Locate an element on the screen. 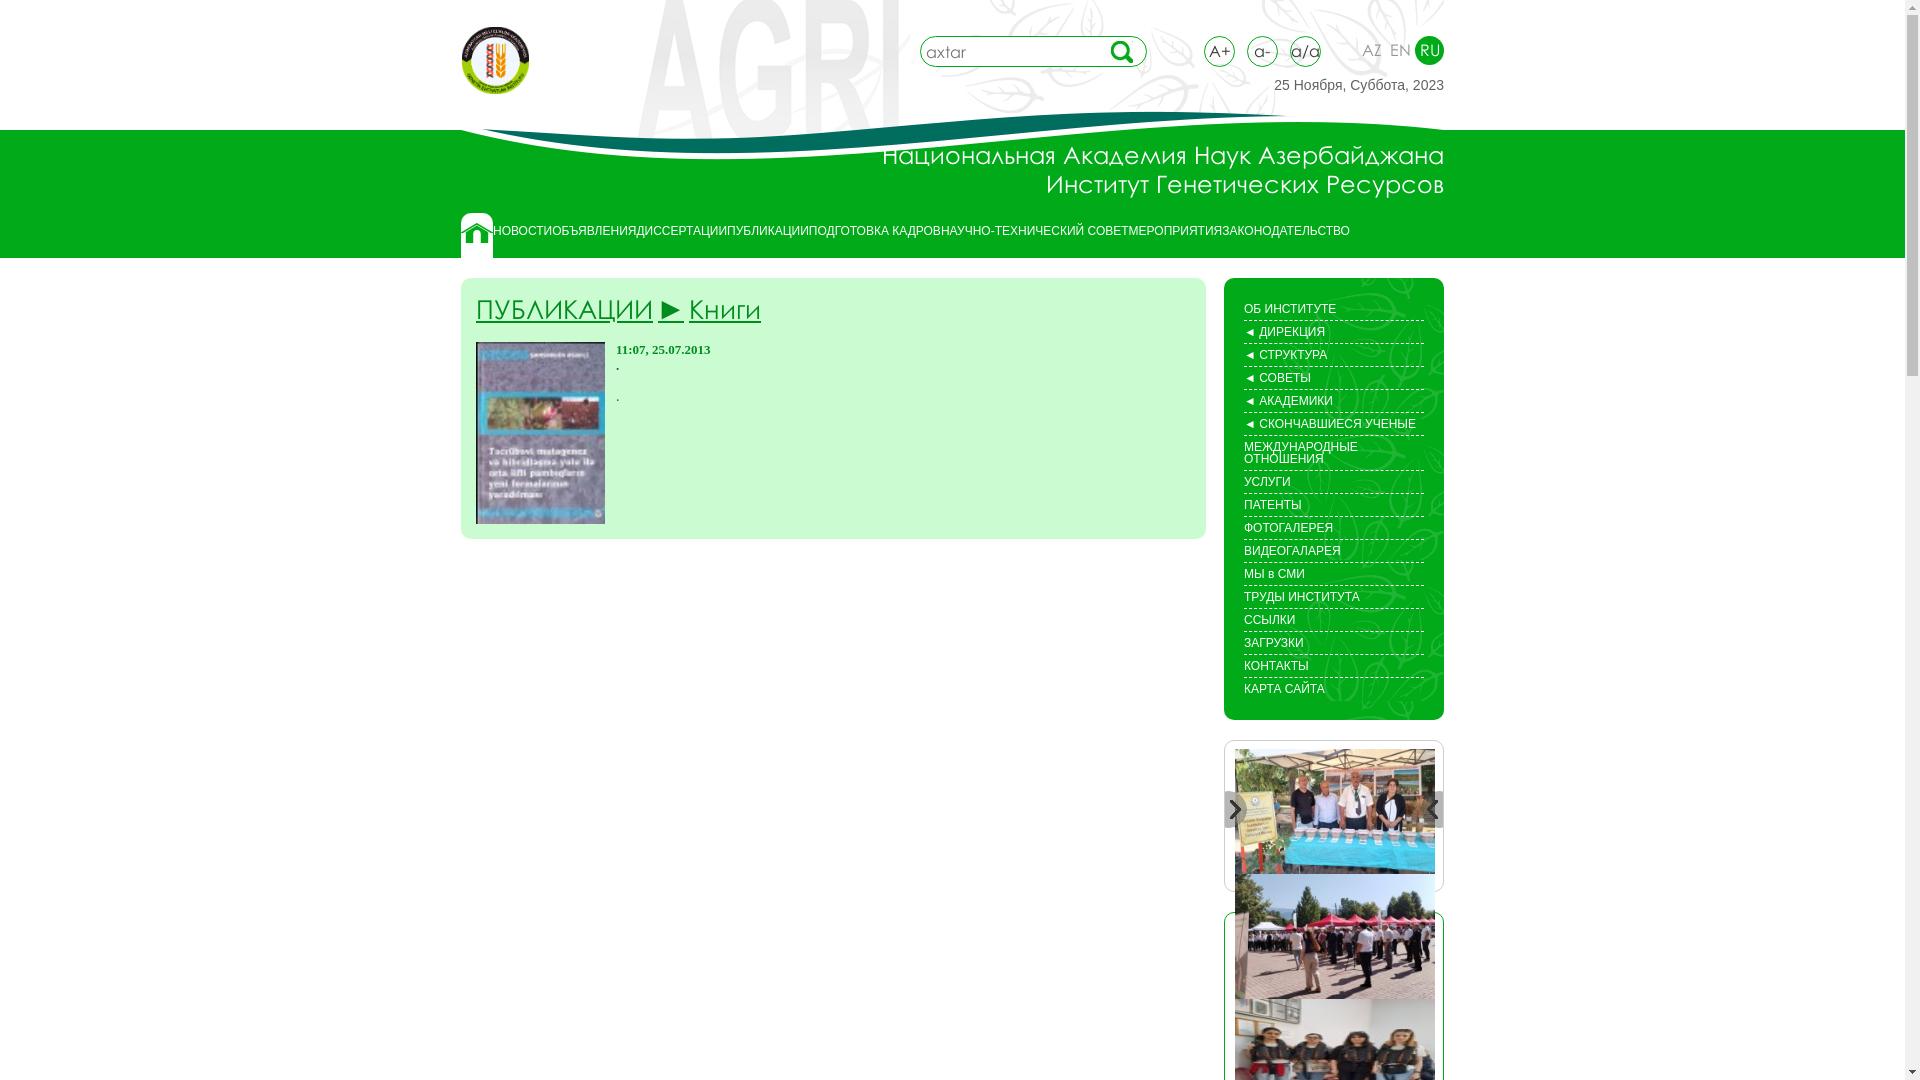  'a-' is located at coordinates (1261, 50).